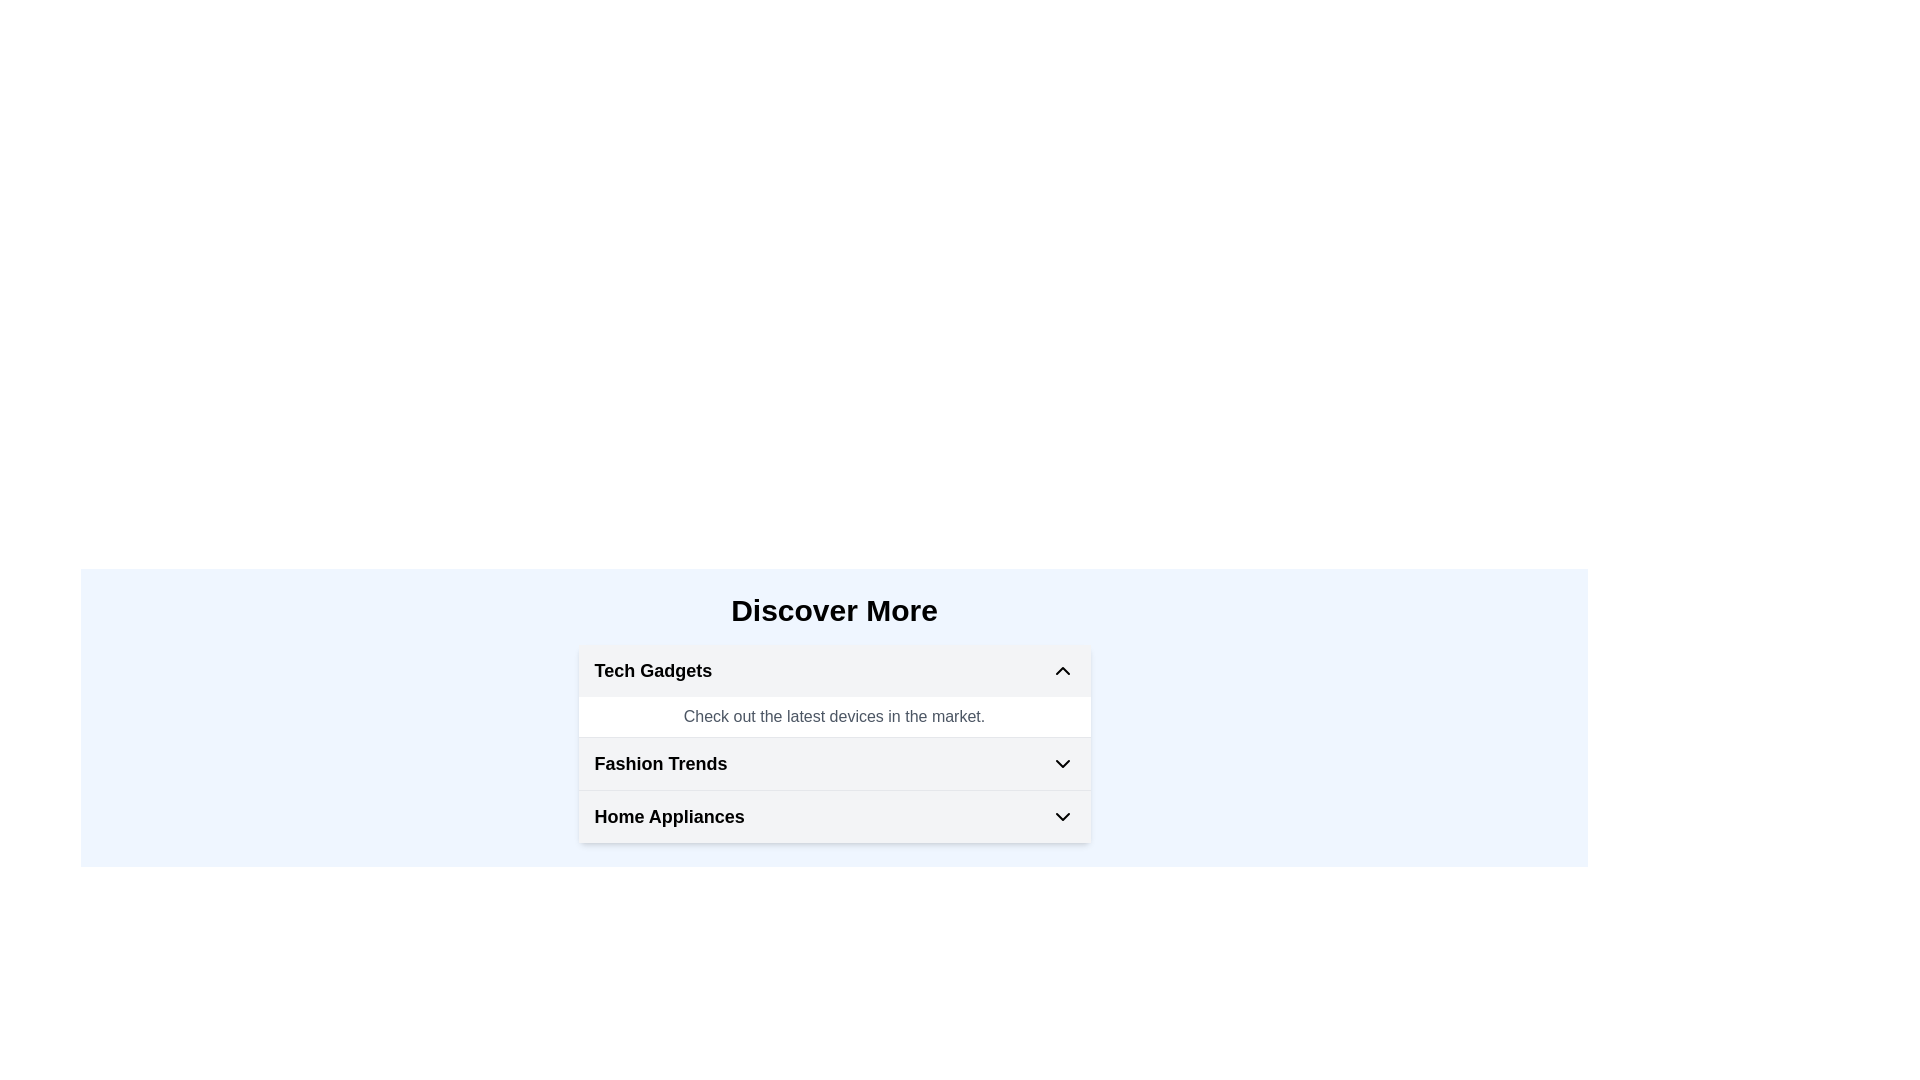 The width and height of the screenshot is (1920, 1080). I want to click on the chevron icon located in the top-right corner of the 'Tech Gadgets' section, so click(1061, 671).